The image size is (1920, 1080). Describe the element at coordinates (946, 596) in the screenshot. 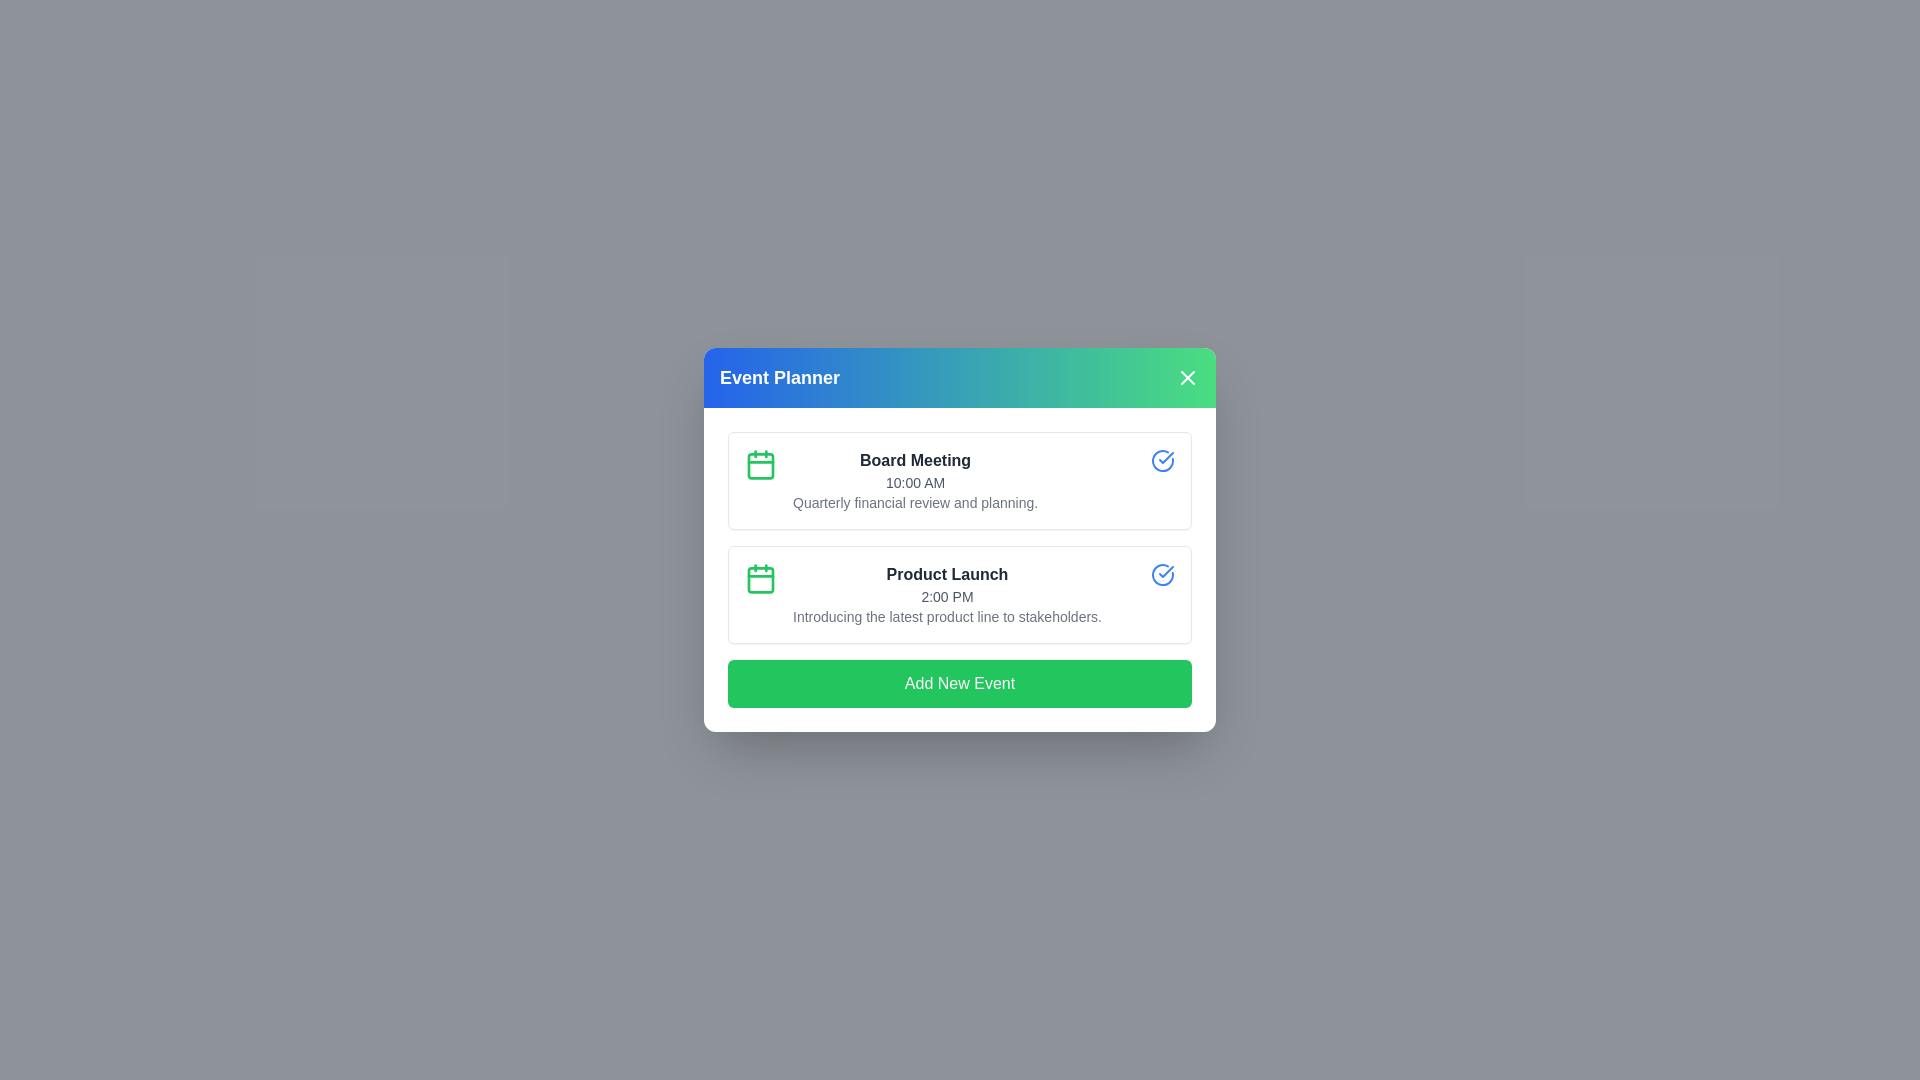

I see `the timestamp display for the 'Product Launch' event, which shows '2:00 PM' in gray text, located directly beneath the event title` at that location.